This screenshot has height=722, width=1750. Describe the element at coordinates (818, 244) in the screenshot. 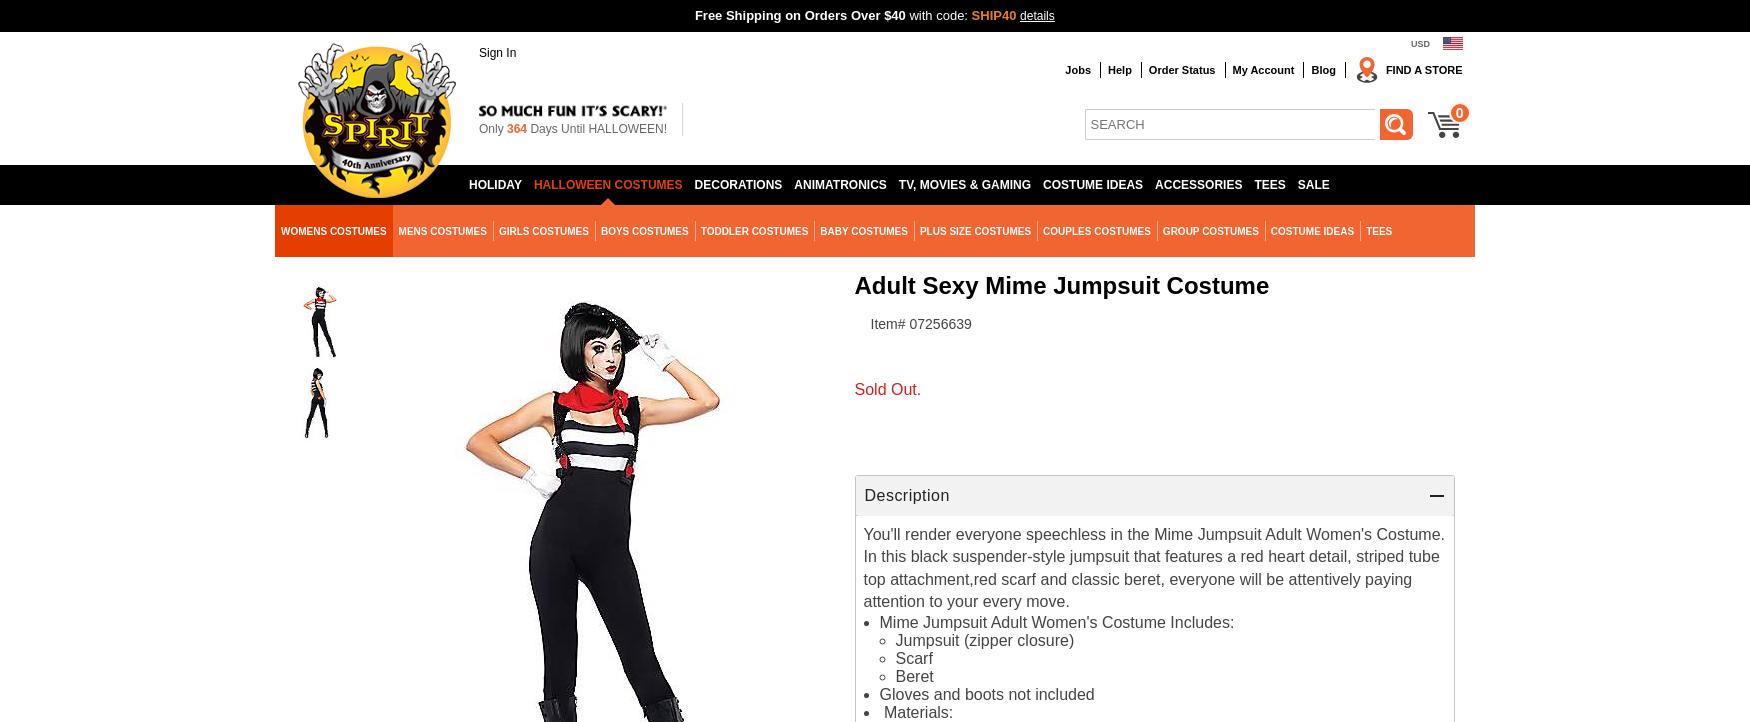

I see `'Classic Womens Costumes'` at that location.